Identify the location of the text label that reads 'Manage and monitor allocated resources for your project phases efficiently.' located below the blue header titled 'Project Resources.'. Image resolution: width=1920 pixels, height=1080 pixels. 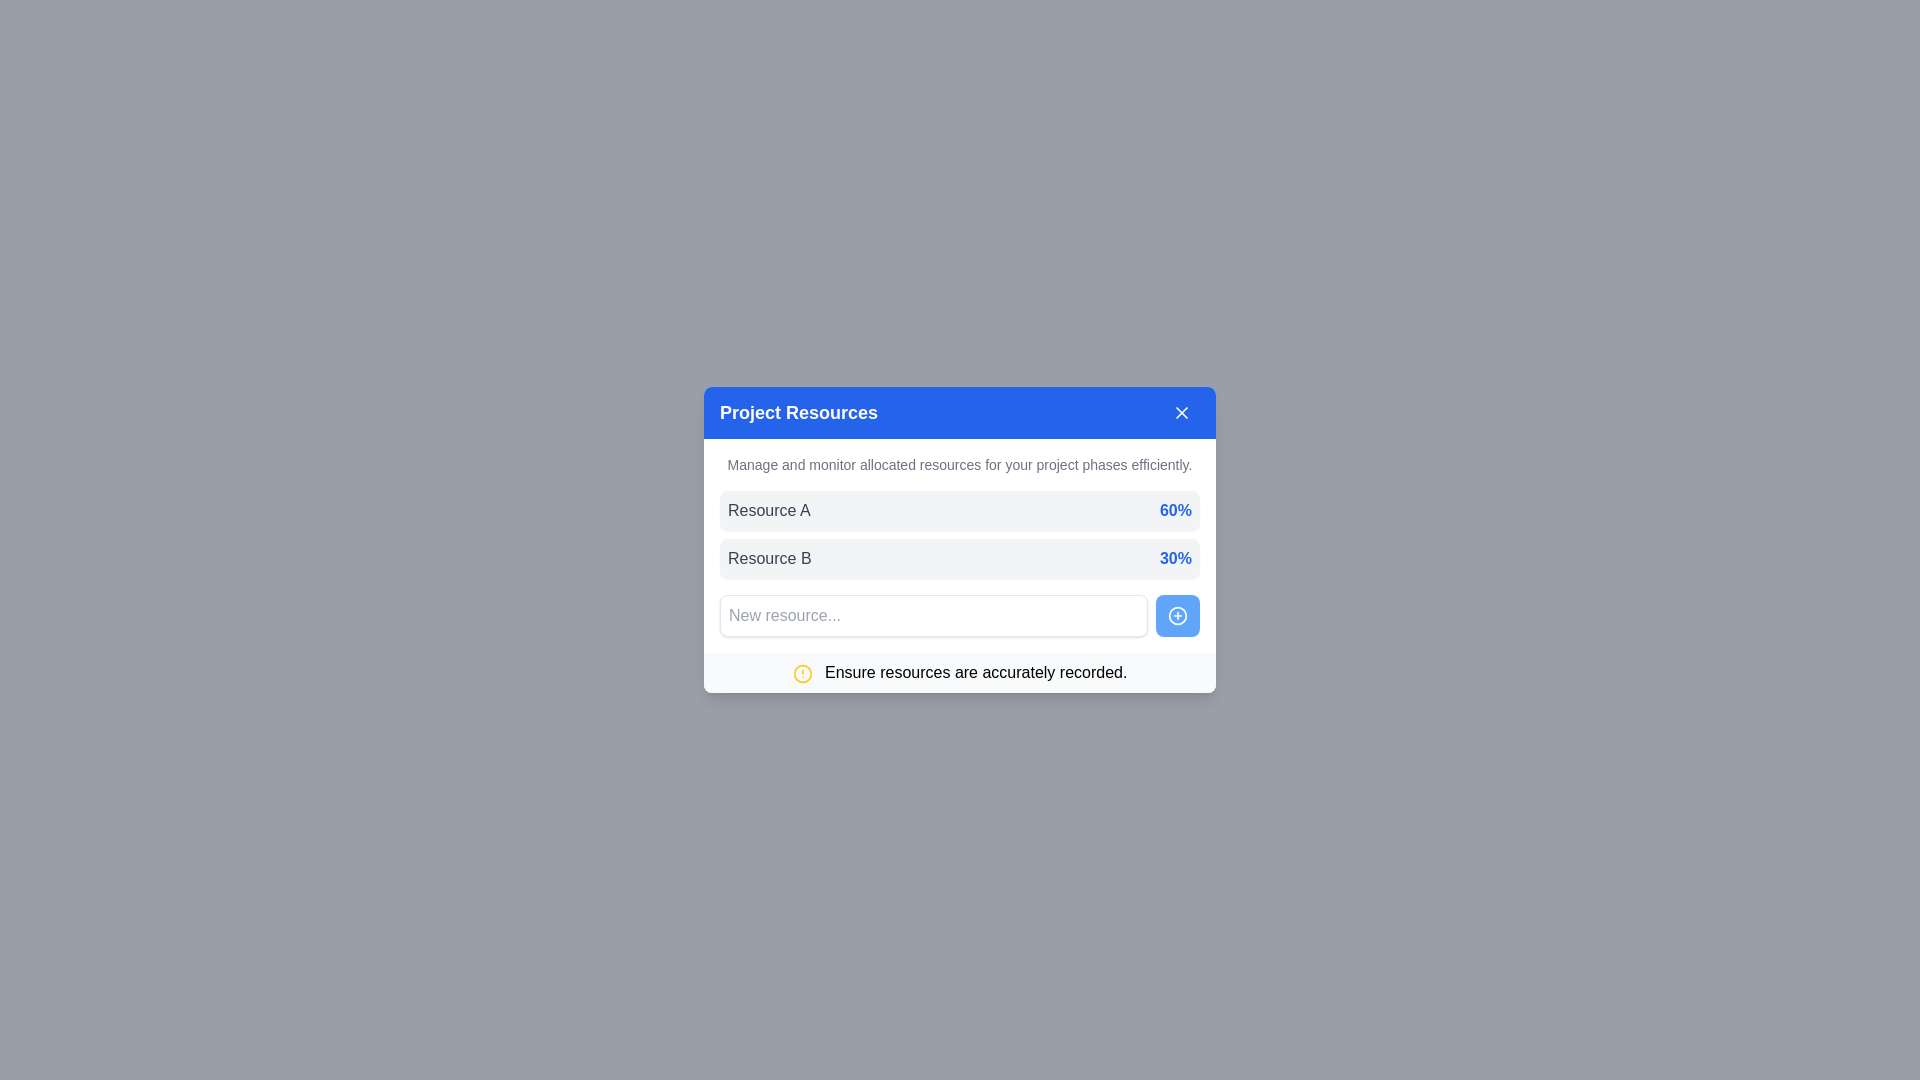
(960, 465).